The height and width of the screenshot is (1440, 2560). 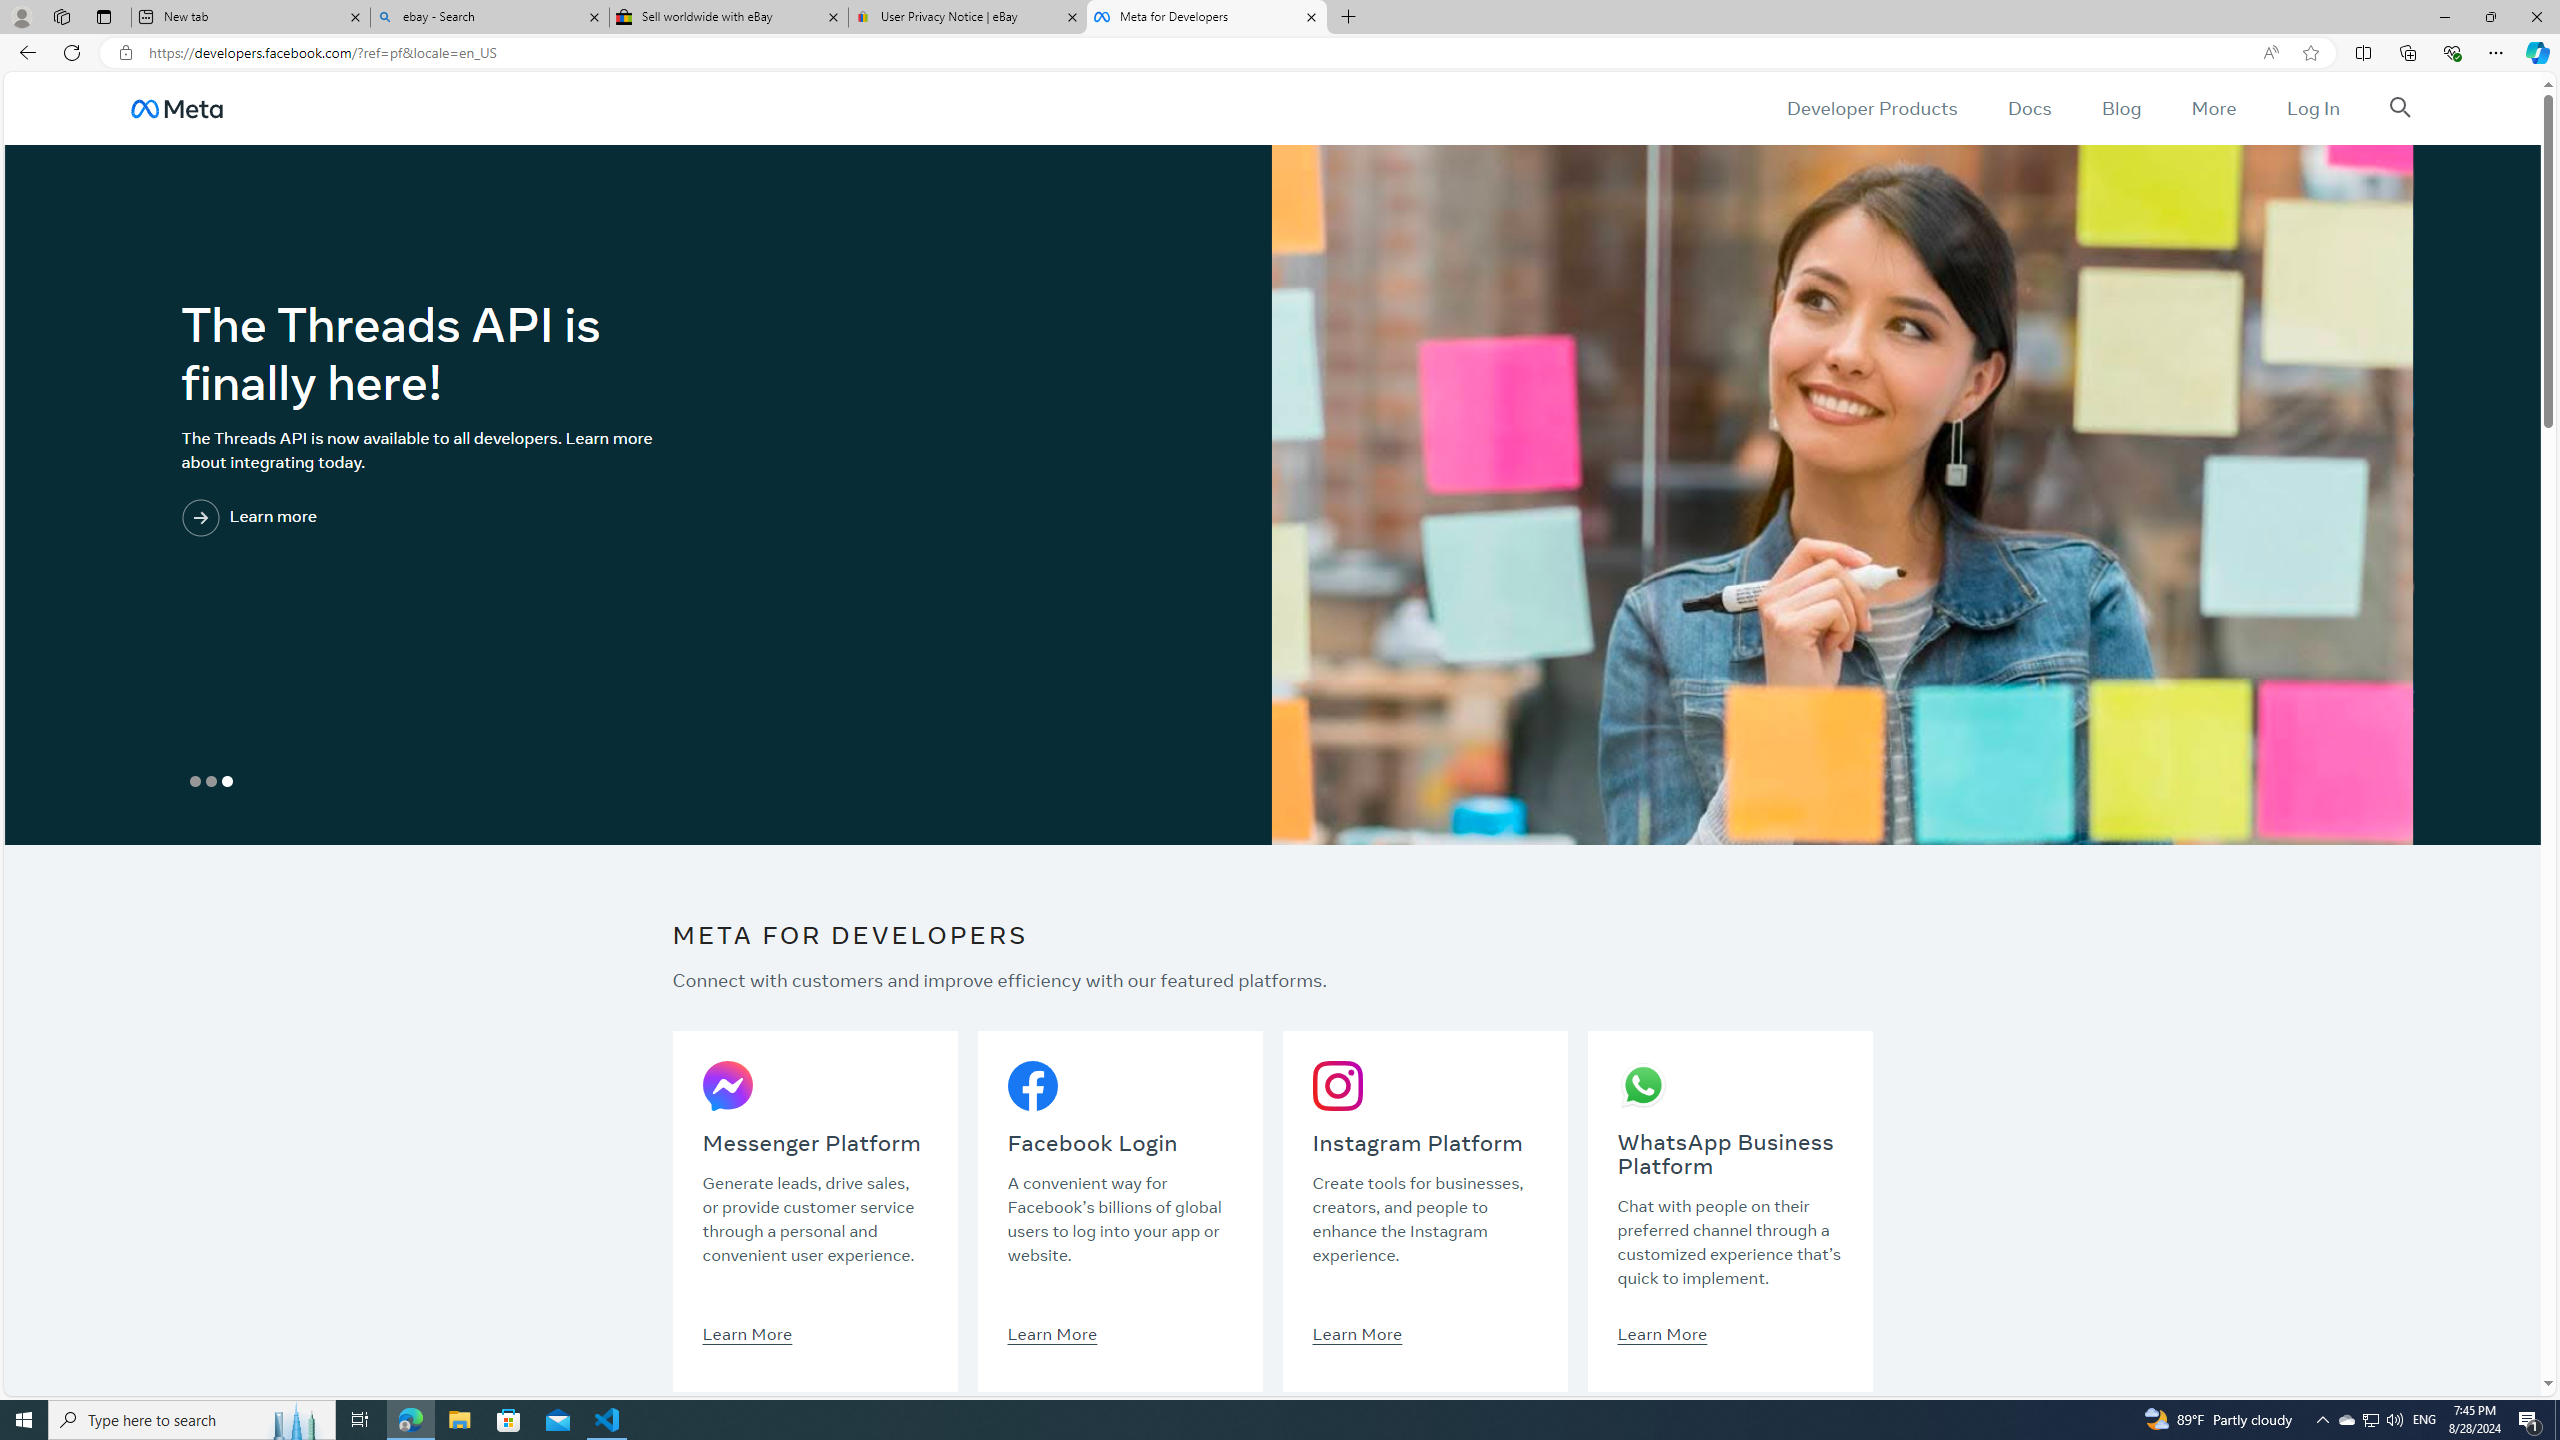 What do you see at coordinates (2311, 107) in the screenshot?
I see `'Log In'` at bounding box center [2311, 107].